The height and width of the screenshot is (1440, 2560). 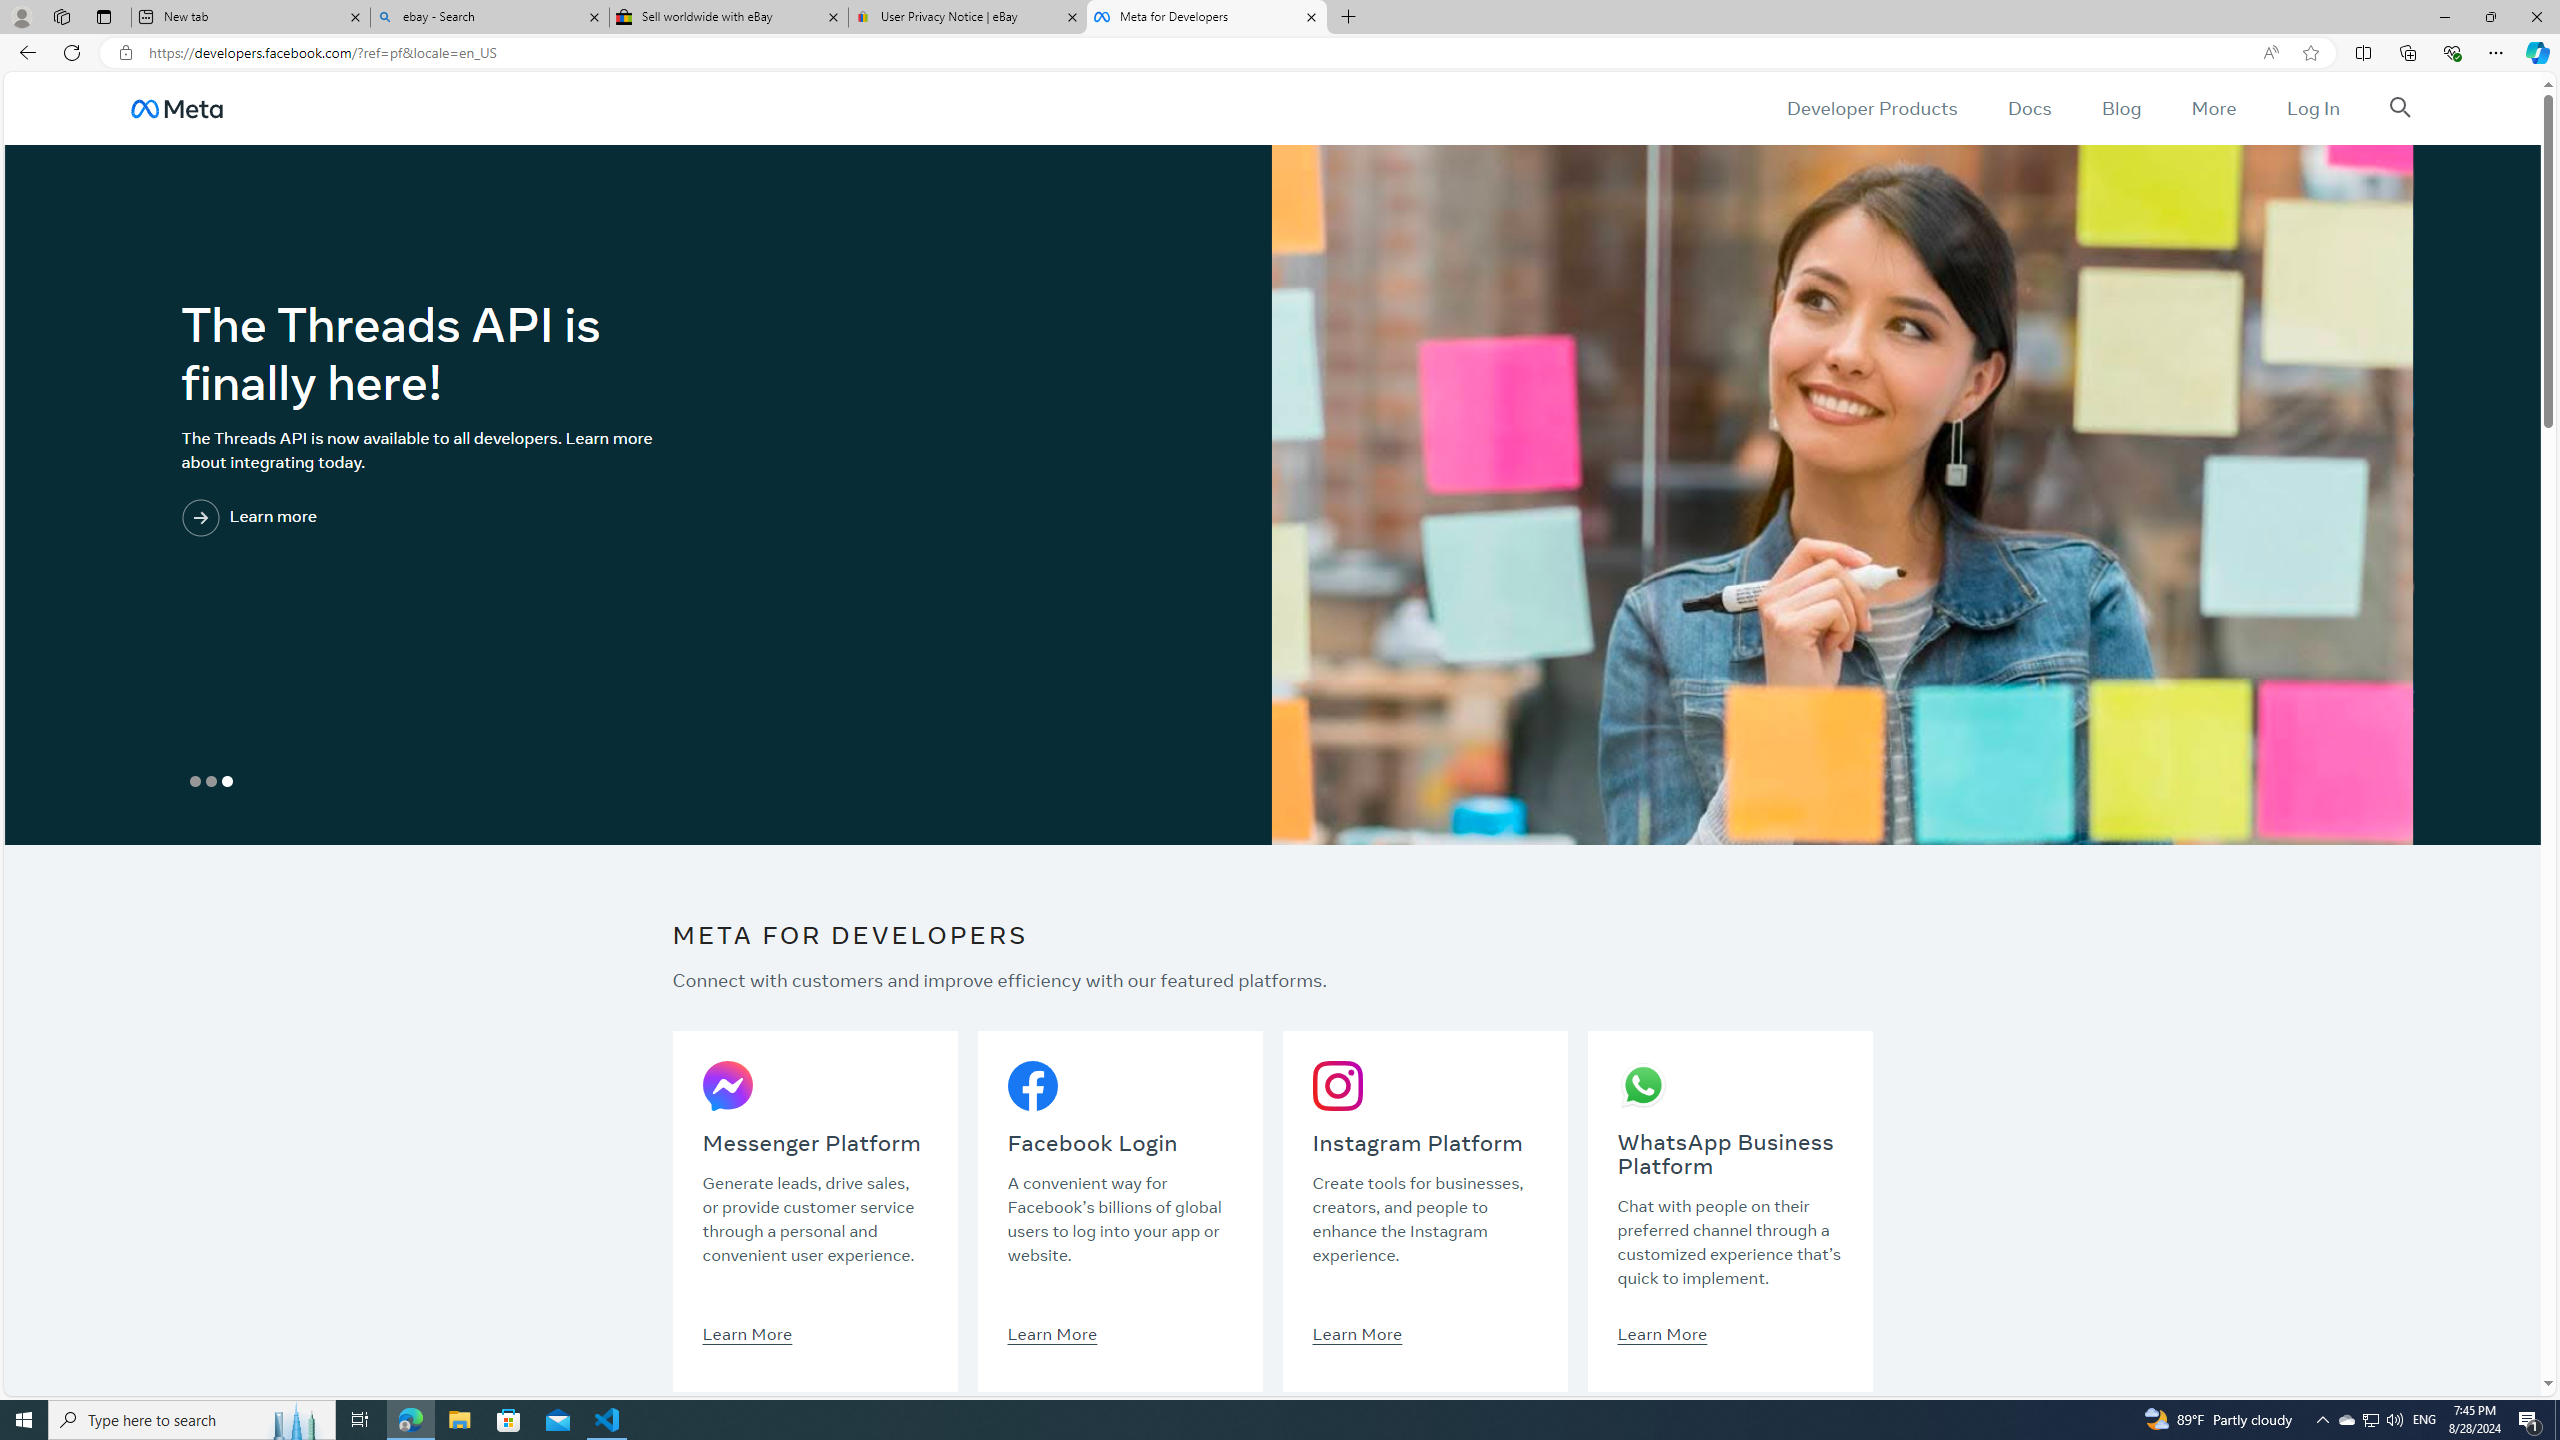 What do you see at coordinates (2311, 107) in the screenshot?
I see `'Log In'` at bounding box center [2311, 107].